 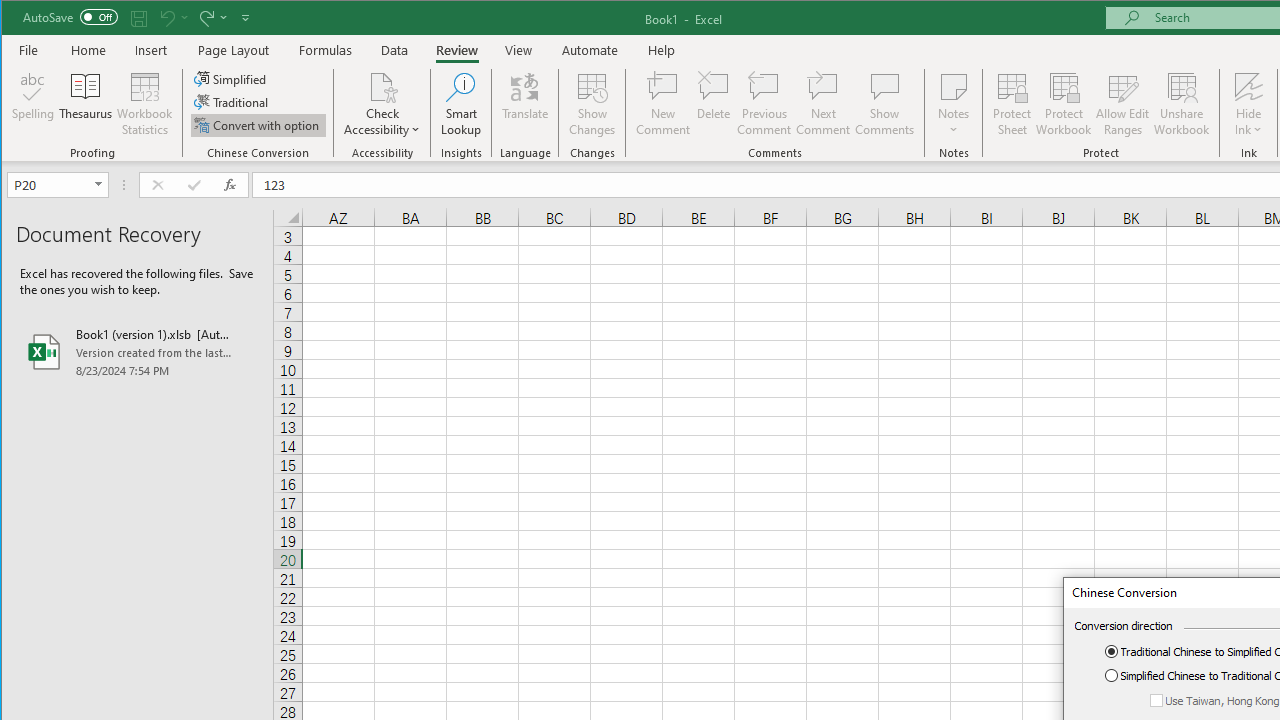 I want to click on 'Thesaurus...', so click(x=85, y=104).